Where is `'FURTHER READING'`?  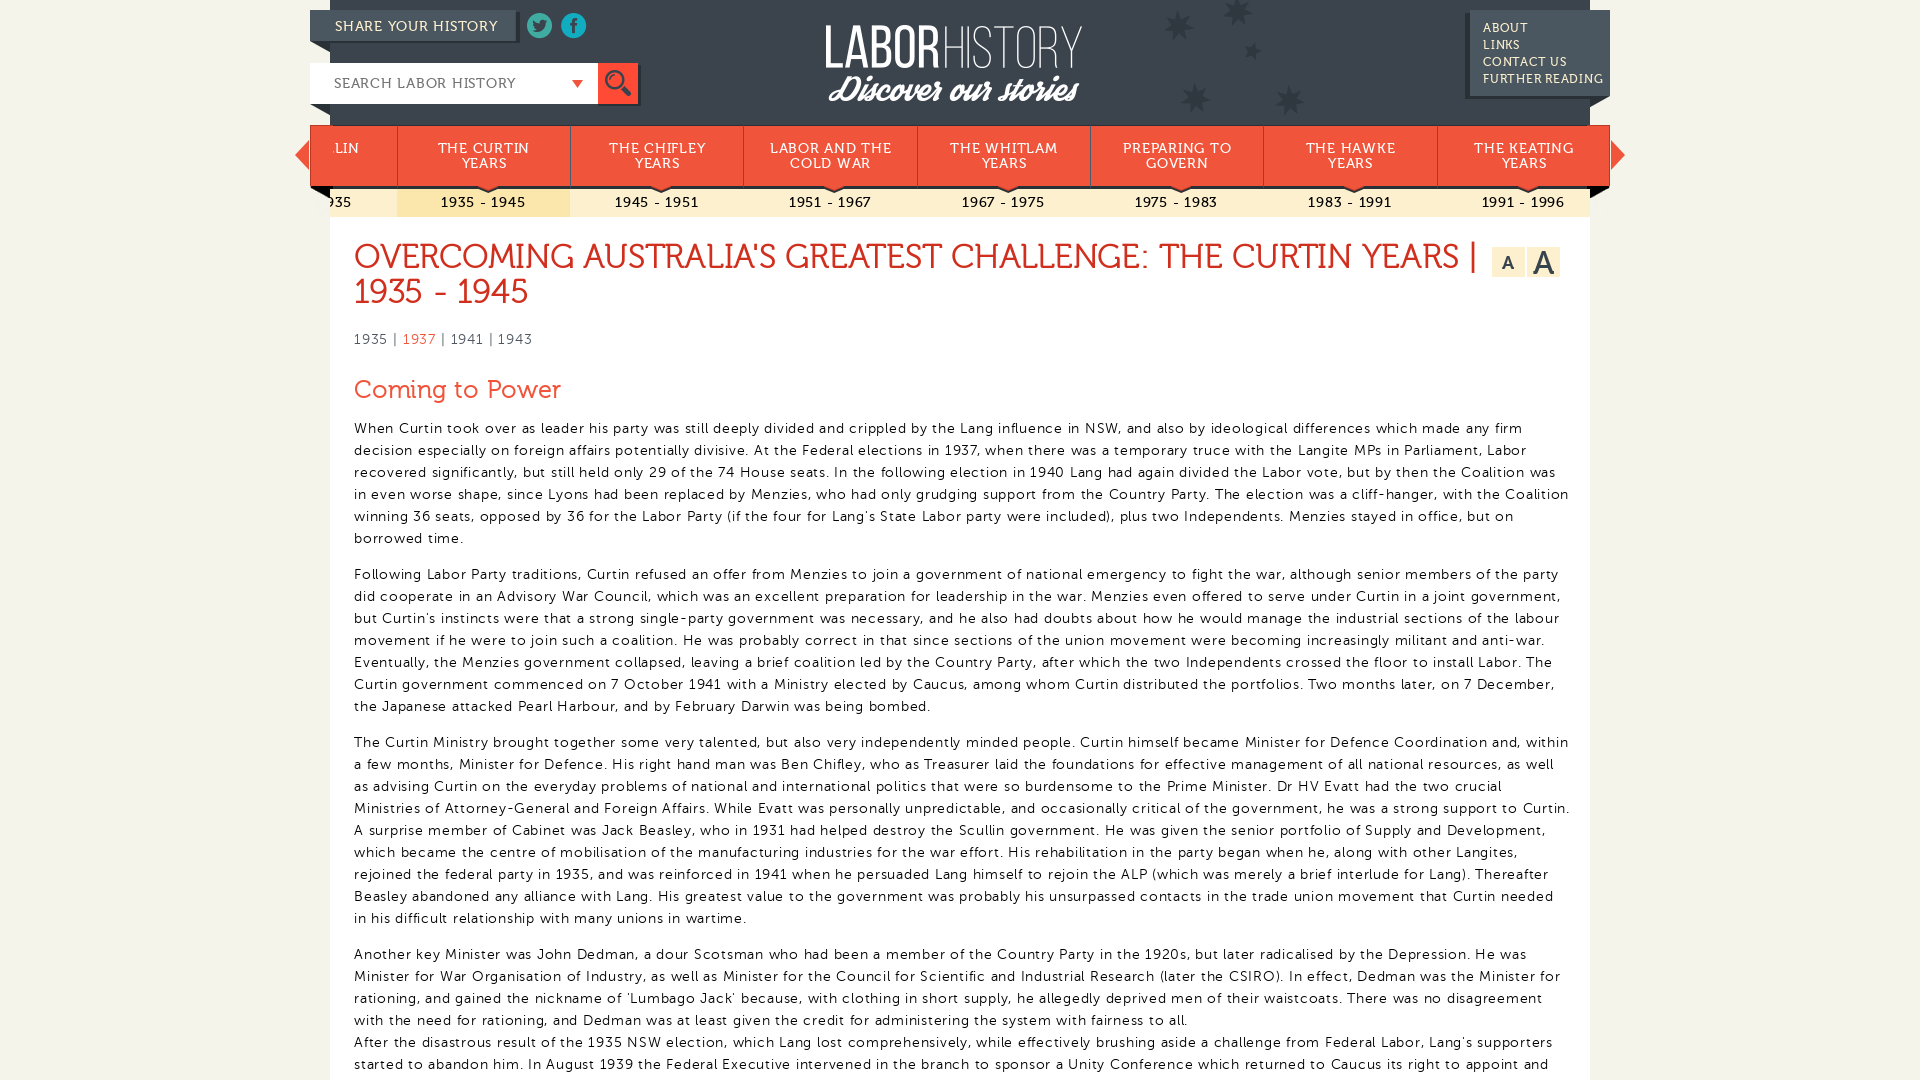
'FURTHER READING' is located at coordinates (1541, 77).